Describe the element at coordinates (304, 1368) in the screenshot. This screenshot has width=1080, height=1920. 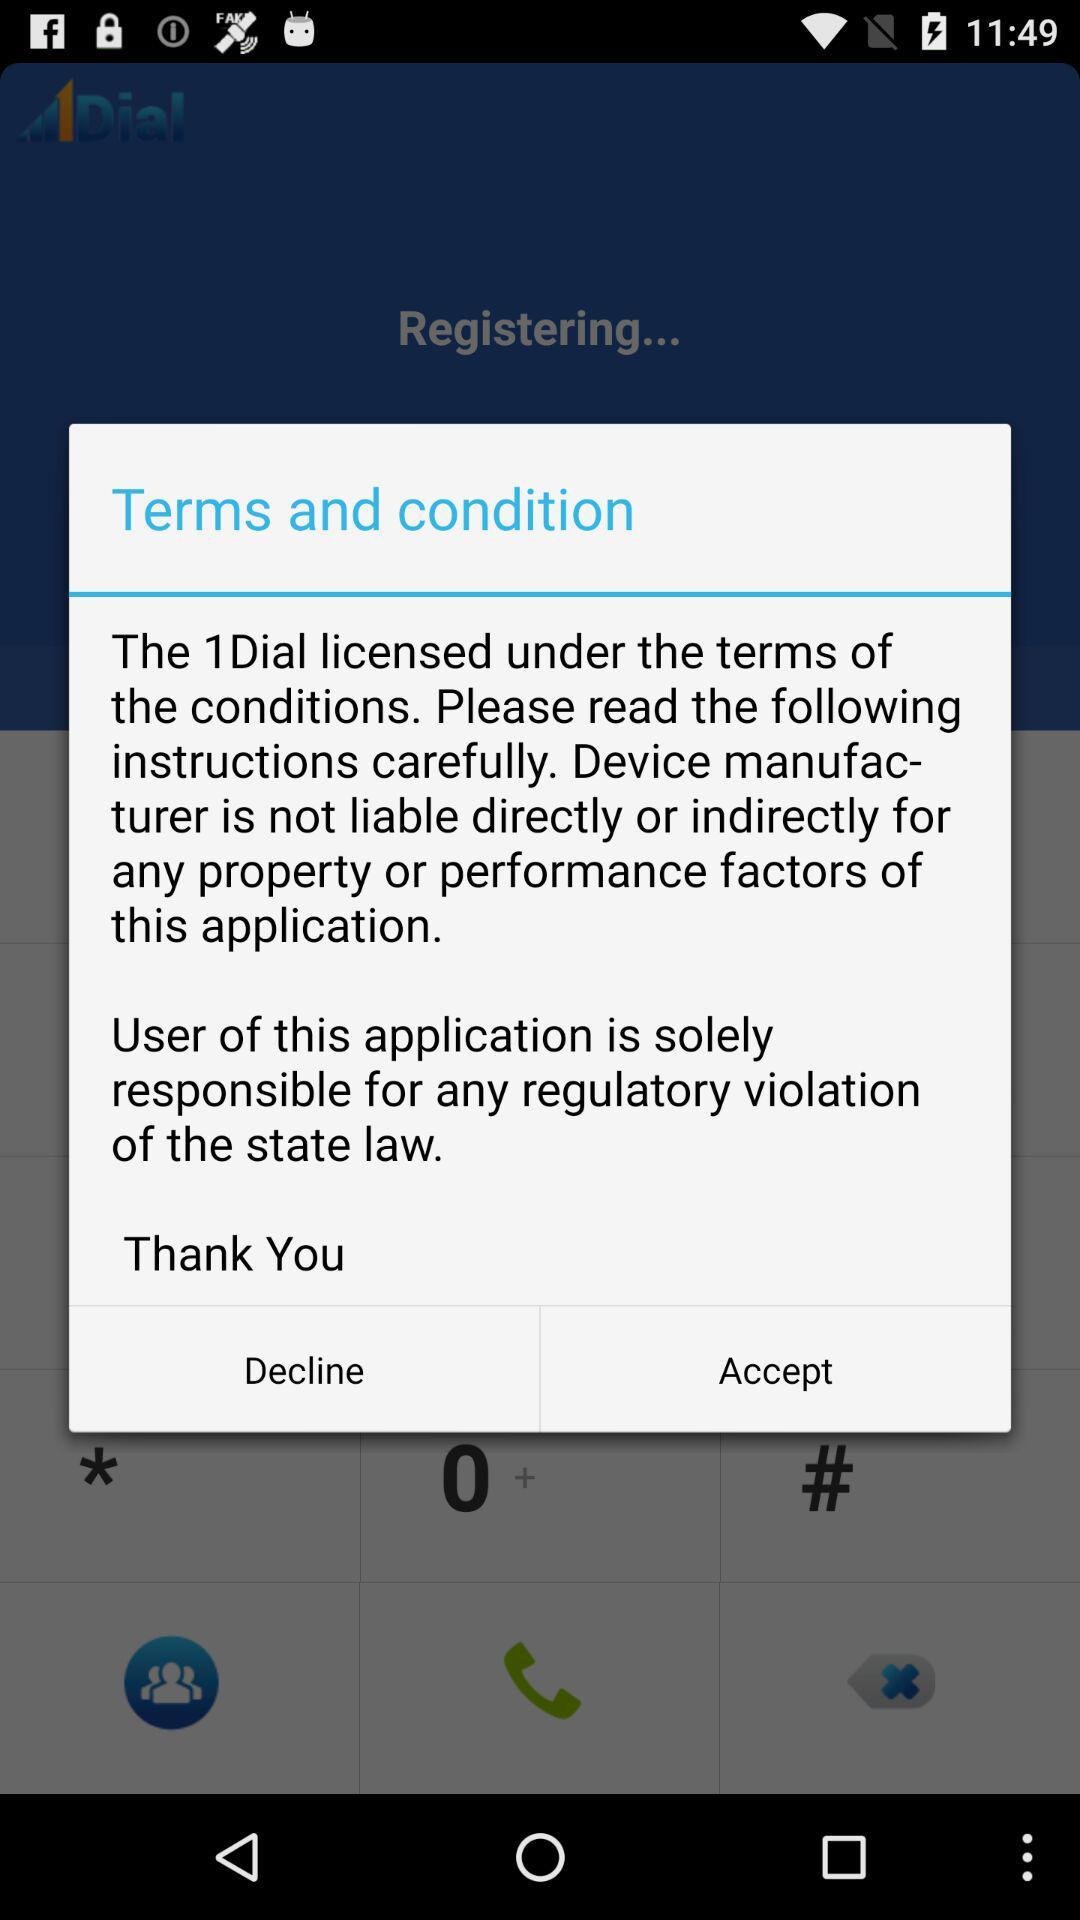
I see `the item next to the accept icon` at that location.